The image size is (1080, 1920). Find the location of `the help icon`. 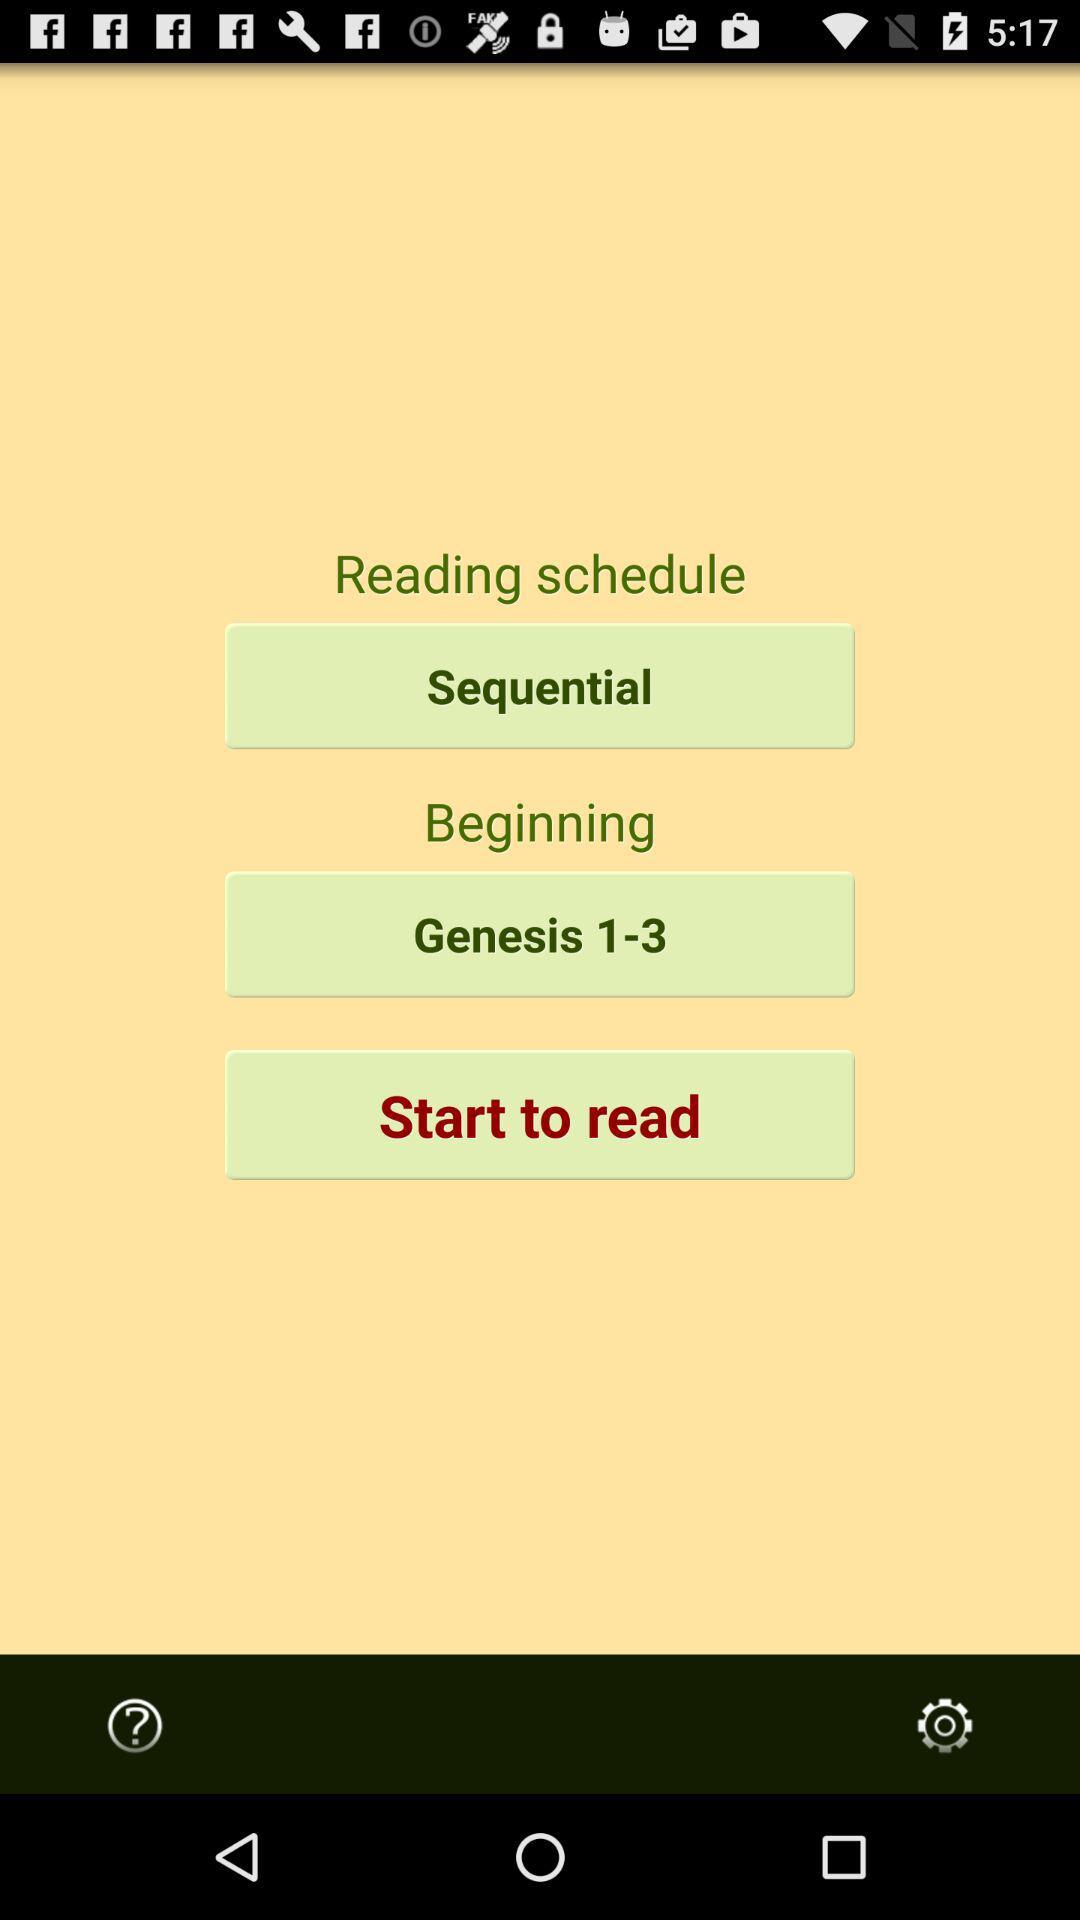

the help icon is located at coordinates (135, 1846).